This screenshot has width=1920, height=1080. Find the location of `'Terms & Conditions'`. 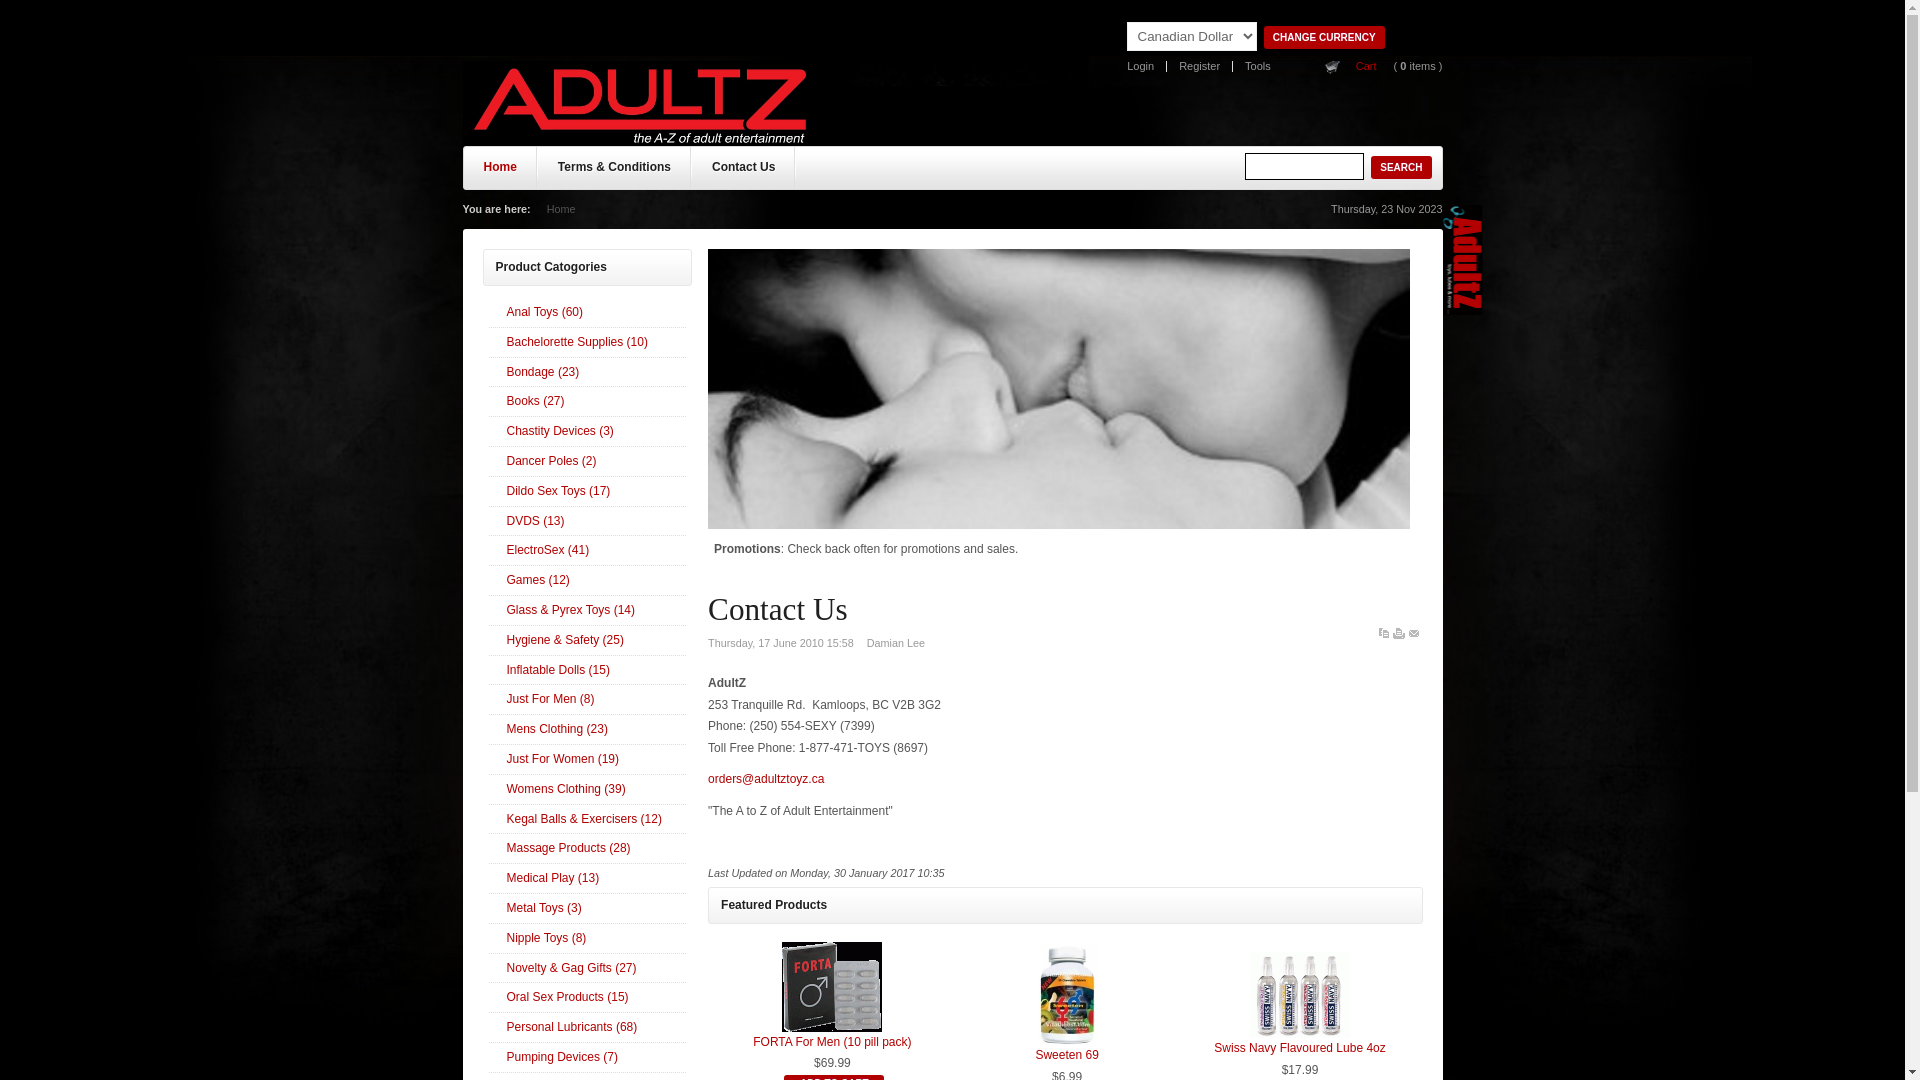

'Terms & Conditions' is located at coordinates (547, 171).